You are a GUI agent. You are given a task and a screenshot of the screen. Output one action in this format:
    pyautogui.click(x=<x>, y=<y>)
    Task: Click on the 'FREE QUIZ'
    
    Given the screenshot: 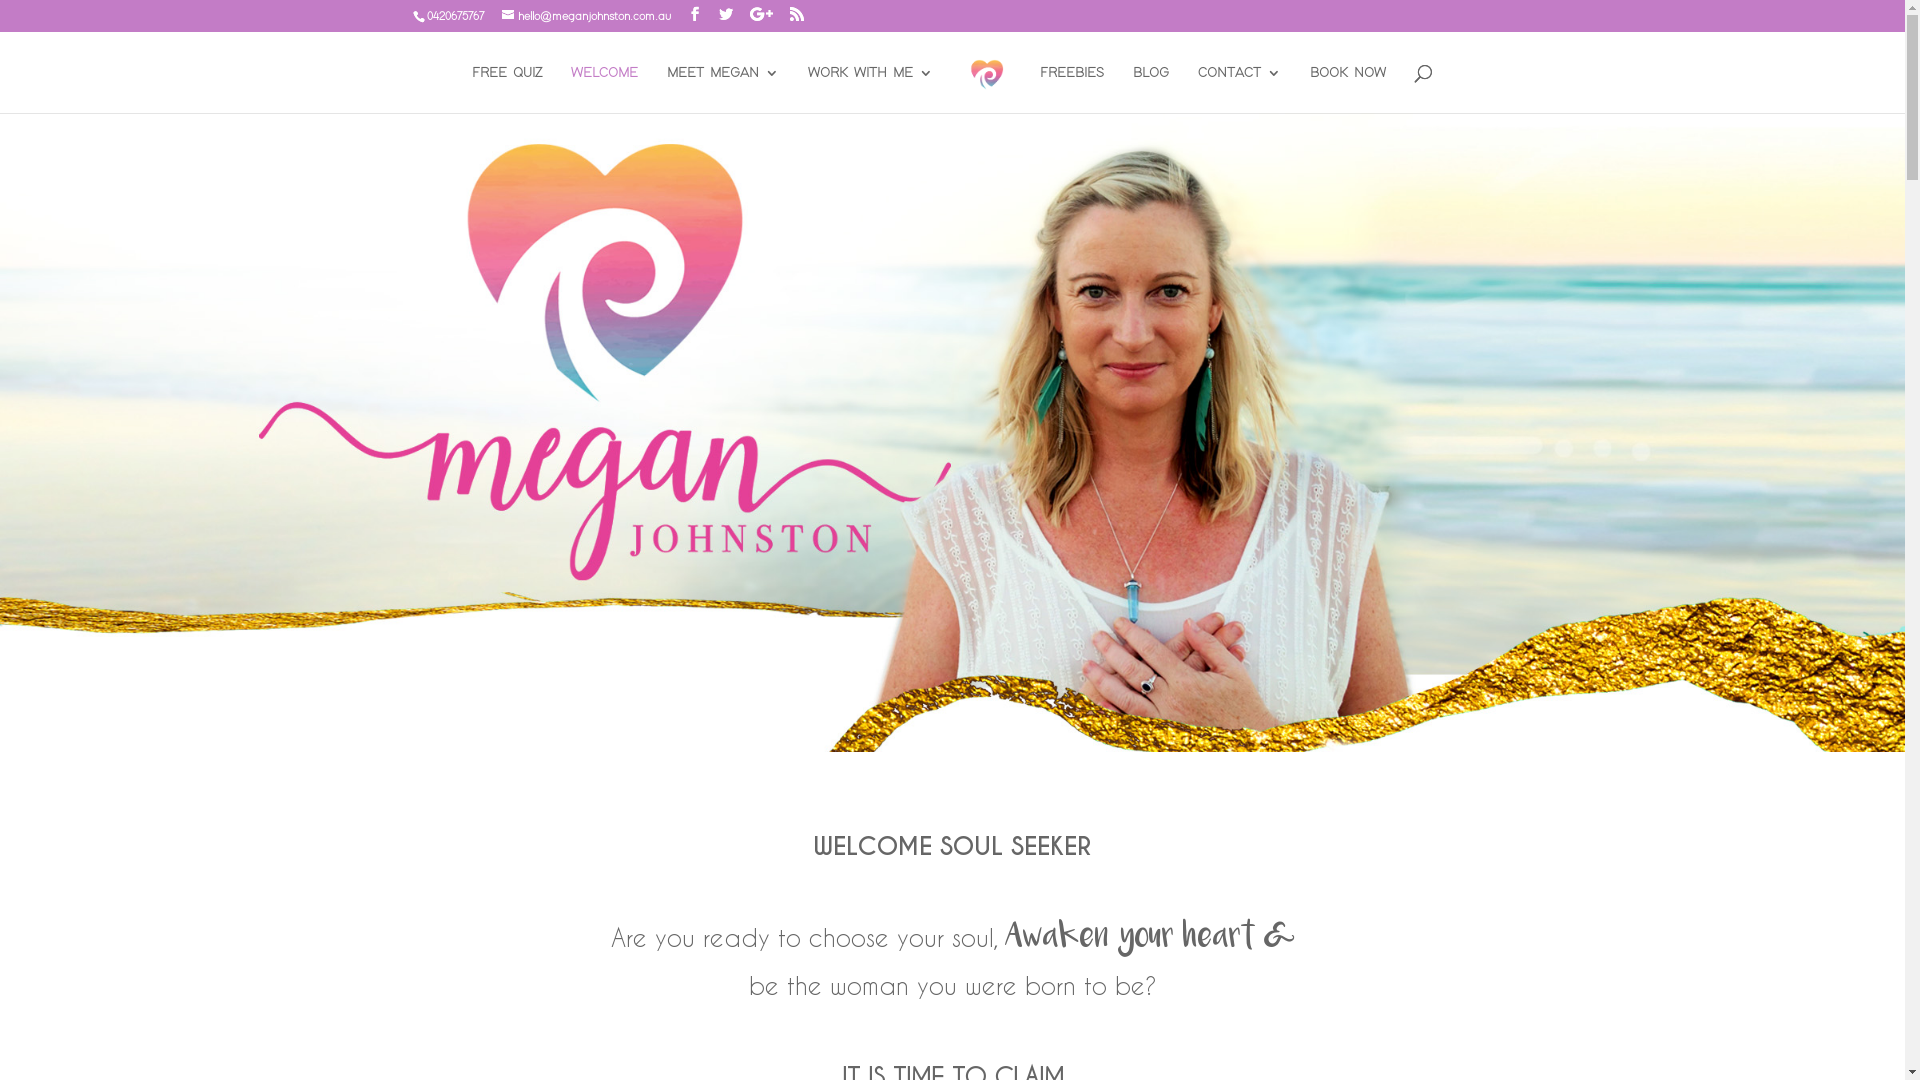 What is the action you would take?
    pyautogui.click(x=470, y=88)
    